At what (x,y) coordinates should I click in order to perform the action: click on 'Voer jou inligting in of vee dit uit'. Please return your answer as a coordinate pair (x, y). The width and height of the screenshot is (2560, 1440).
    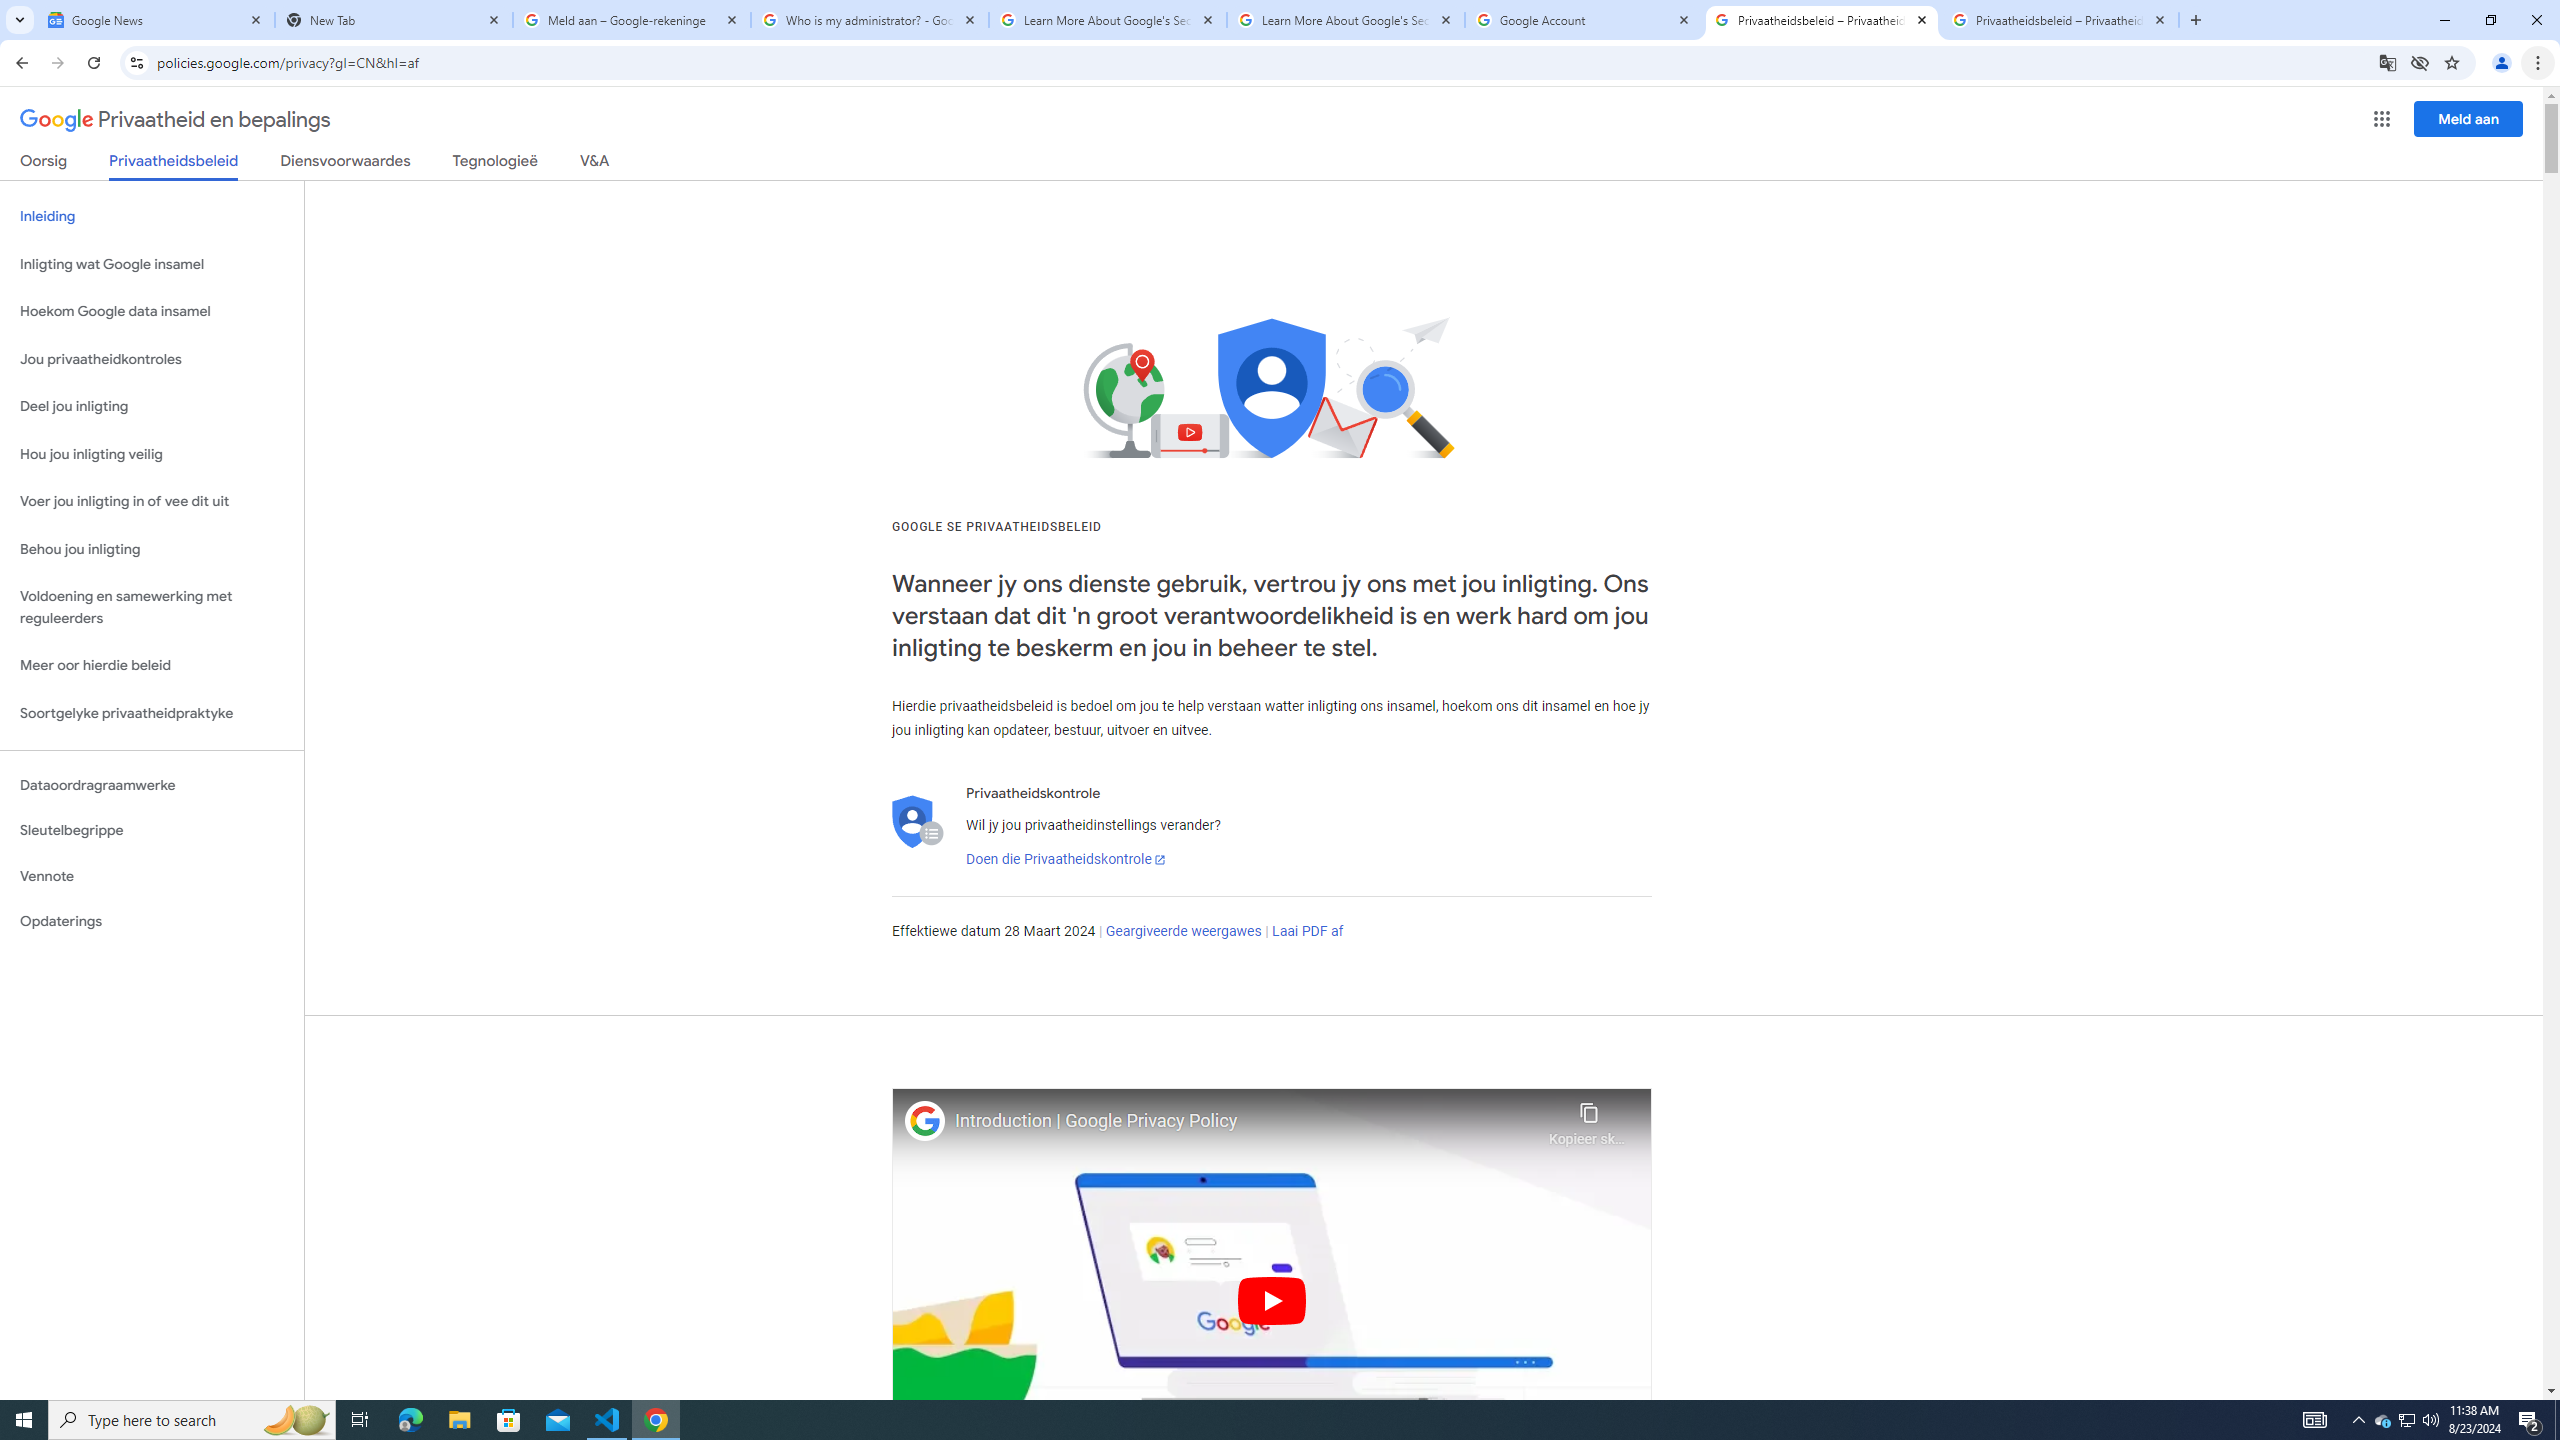
    Looking at the image, I should click on (151, 501).